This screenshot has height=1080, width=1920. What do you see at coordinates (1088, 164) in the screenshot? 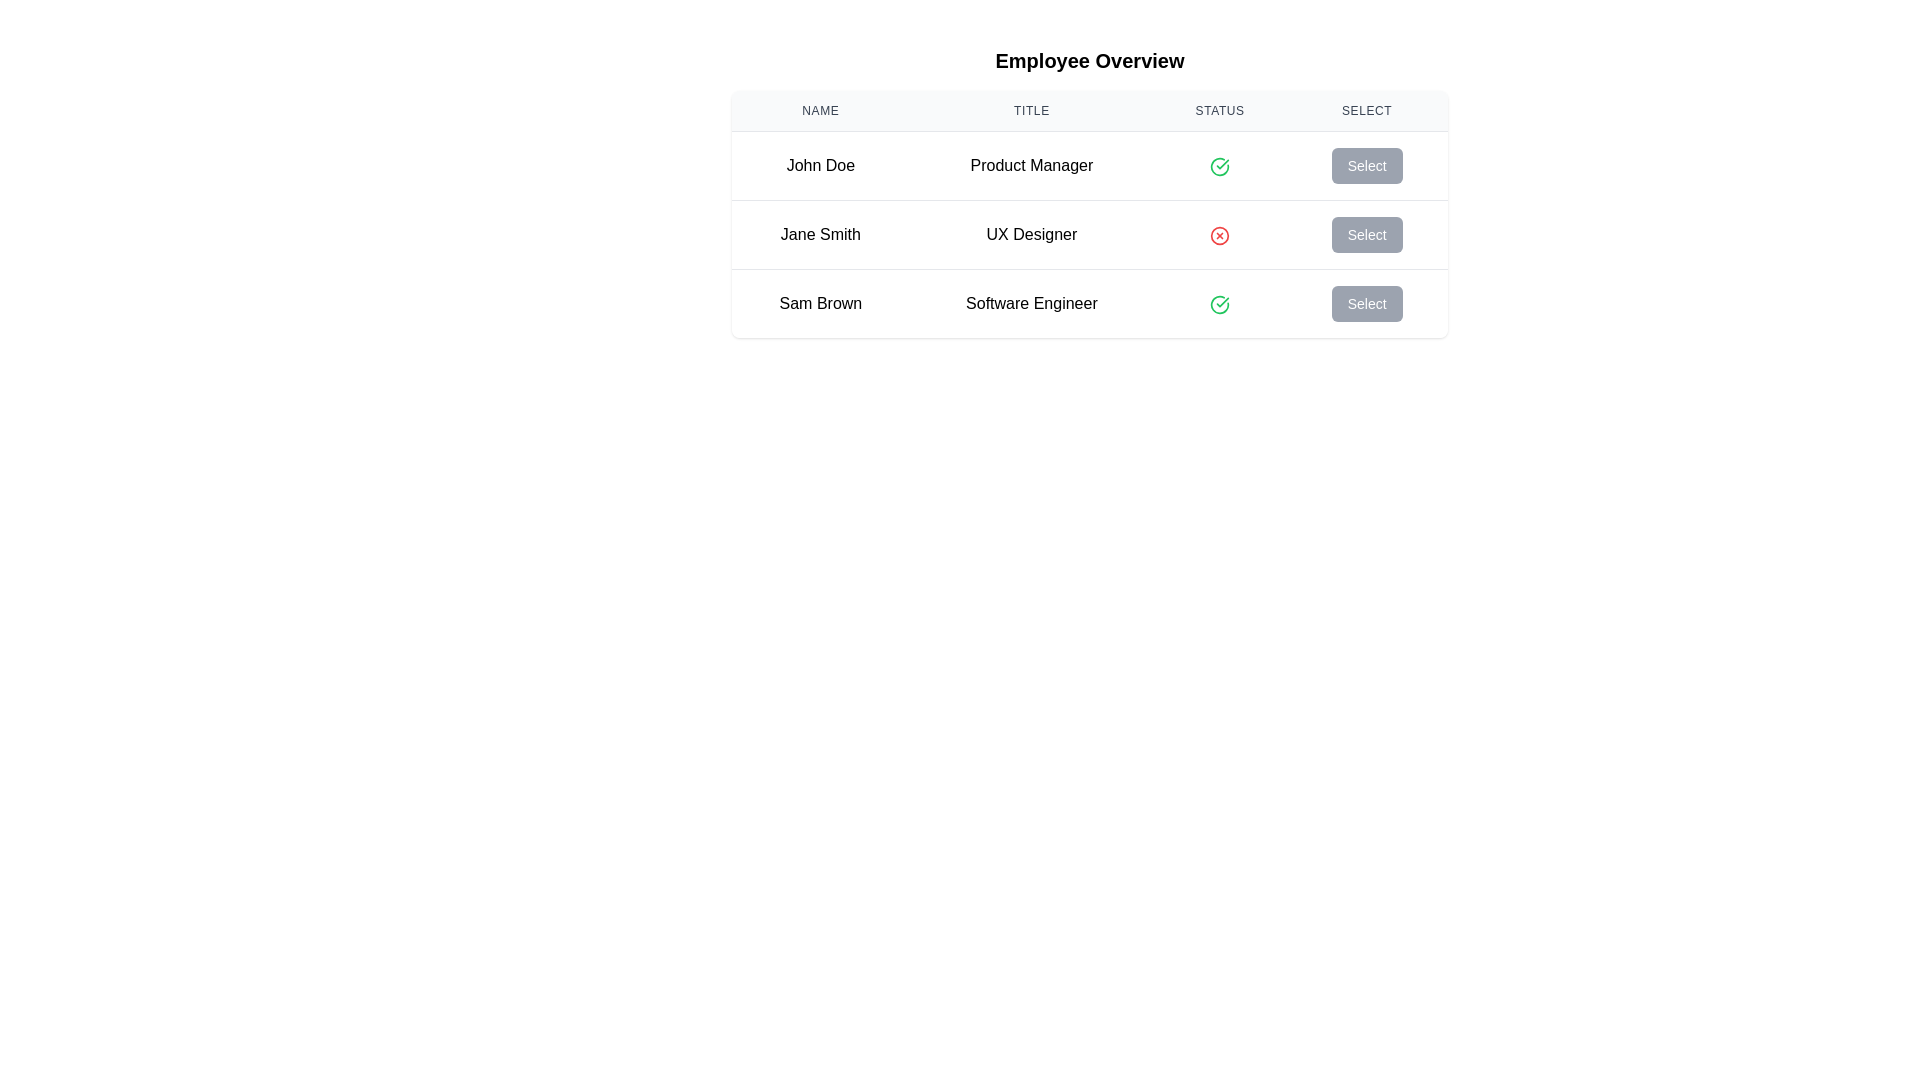
I see `information in the topmost row of the 'Employee Overview' table containing the name 'John Doe', title 'Product Manager', and a 'Select' button` at bounding box center [1088, 164].